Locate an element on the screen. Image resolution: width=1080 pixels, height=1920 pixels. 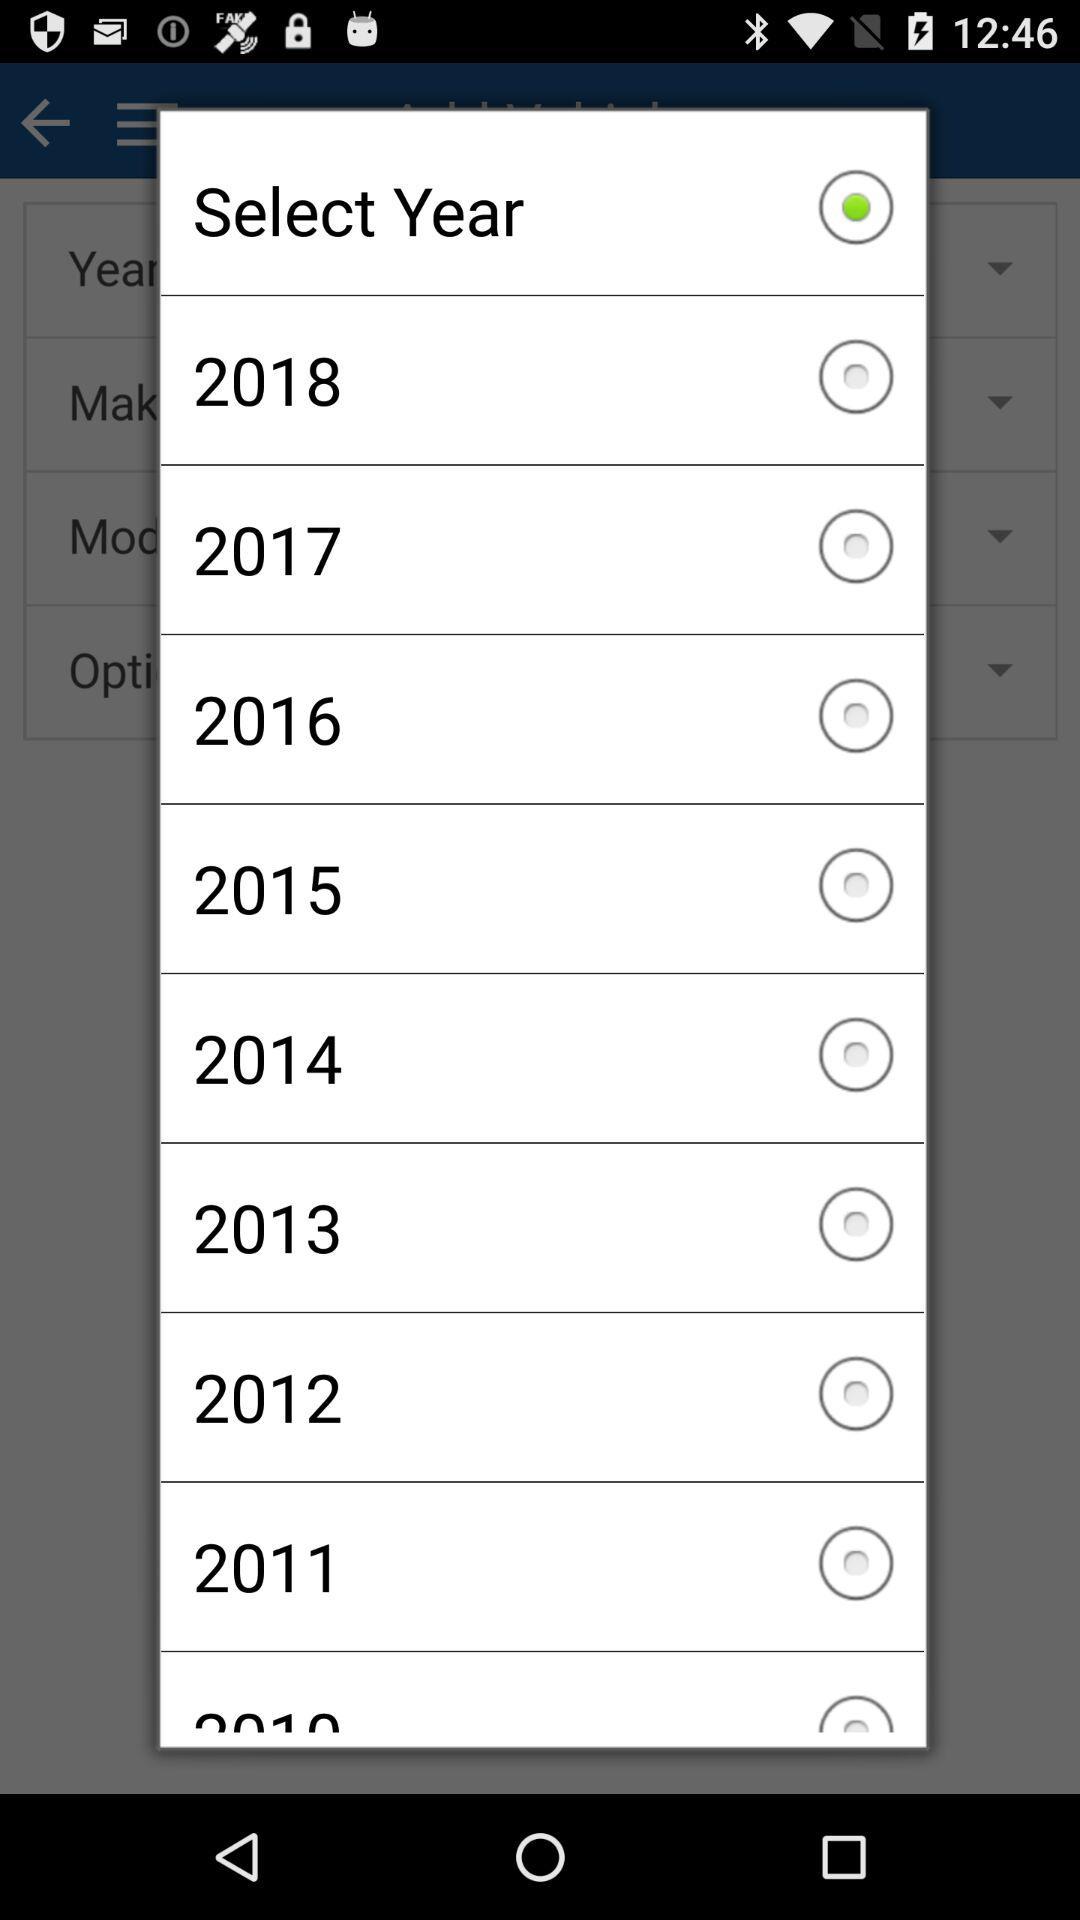
2015 checkbox is located at coordinates (542, 887).